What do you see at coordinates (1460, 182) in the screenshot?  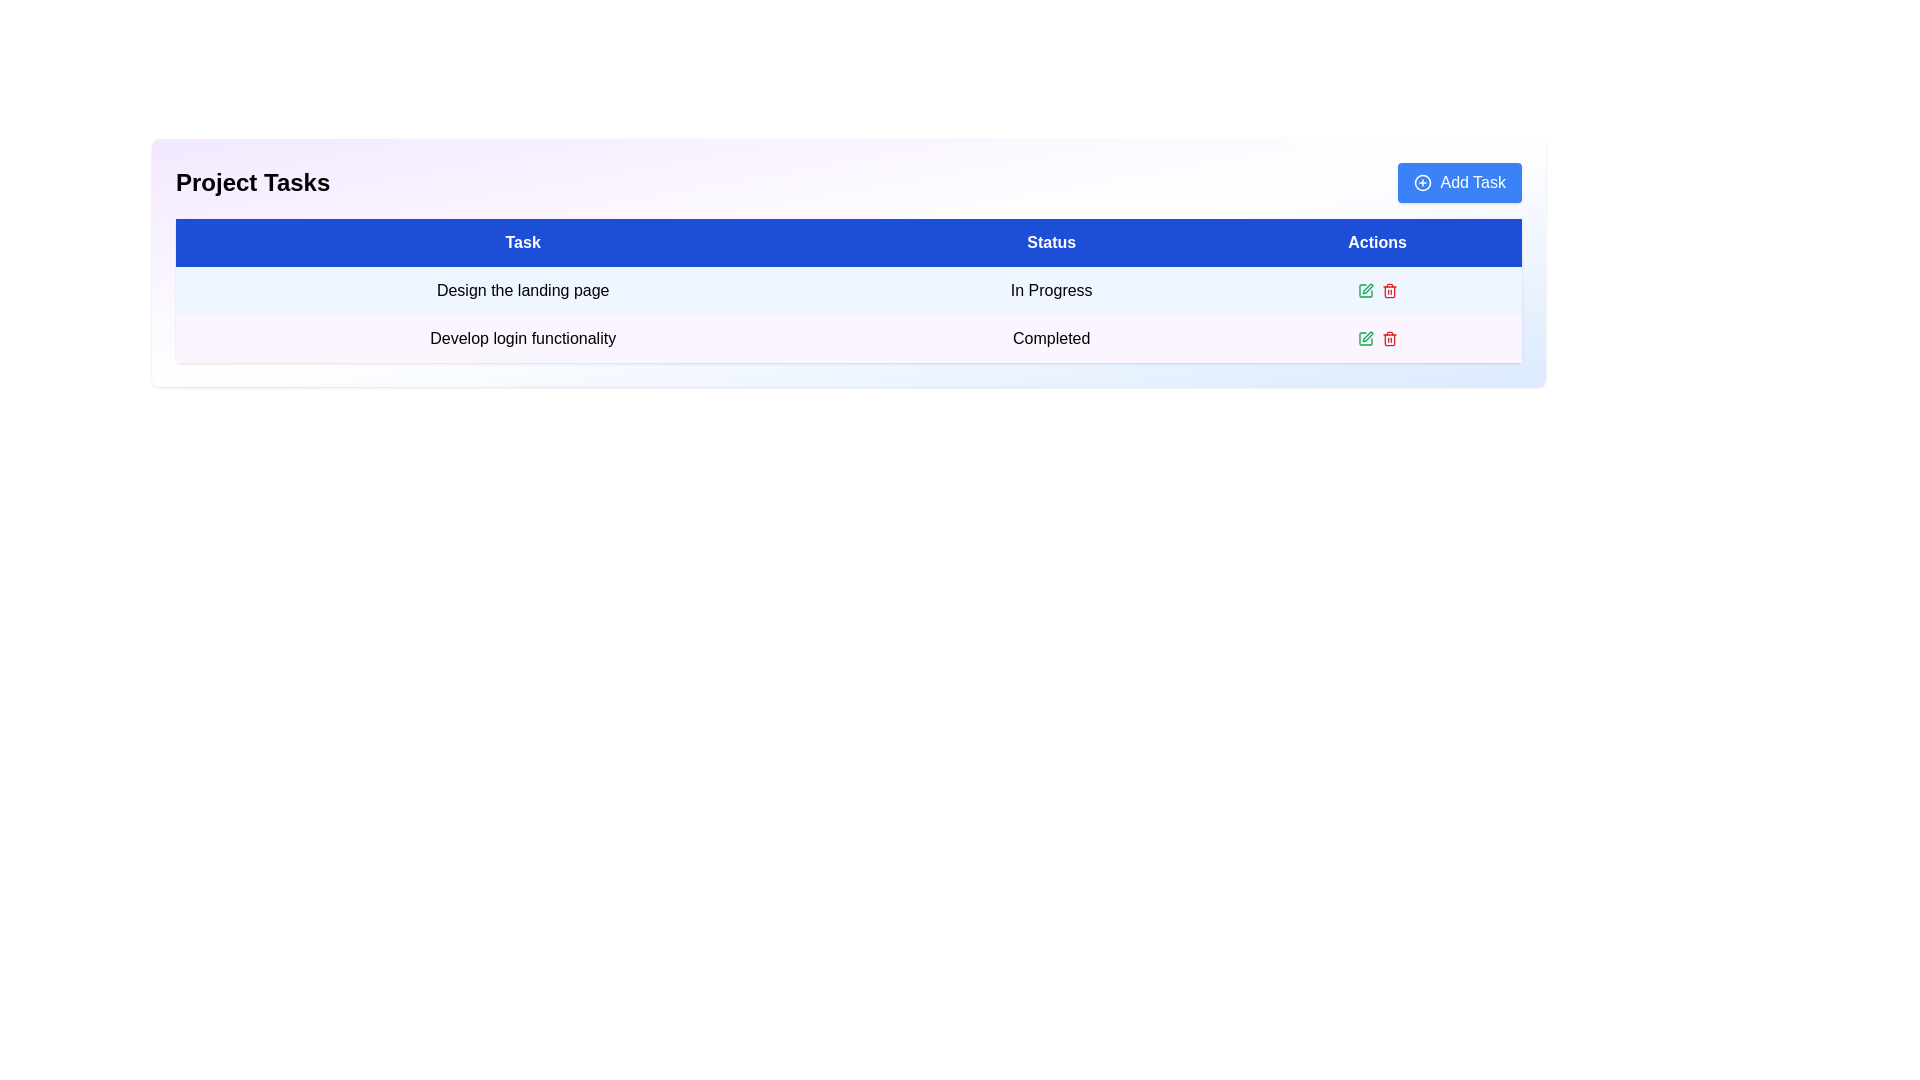 I see `the button for adding new tasks located on the right side of the header section labeled 'Project Tasks'` at bounding box center [1460, 182].